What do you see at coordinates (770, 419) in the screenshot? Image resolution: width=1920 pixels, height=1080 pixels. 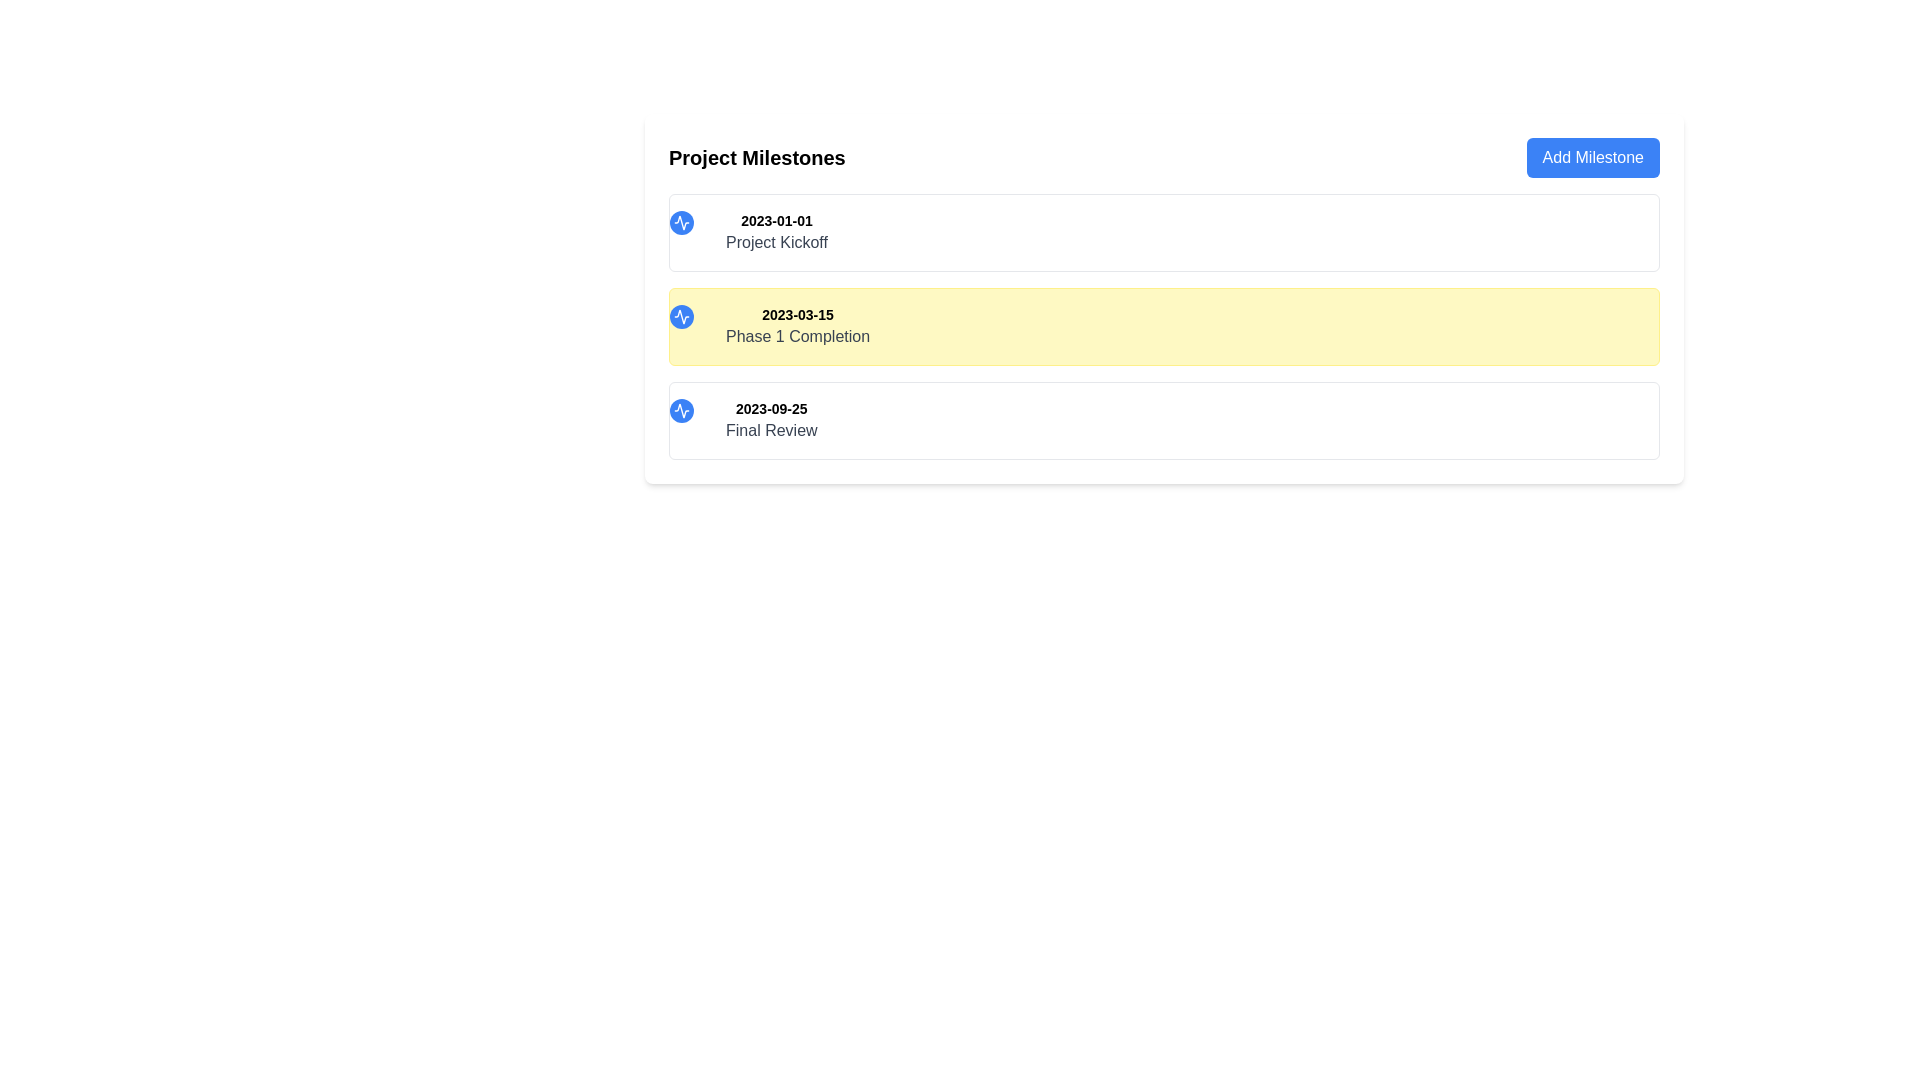 I see `the Text Display Group displaying '2023-09-25 Final Review', located at the bottom of the 'Project Milestones' list` at bounding box center [770, 419].